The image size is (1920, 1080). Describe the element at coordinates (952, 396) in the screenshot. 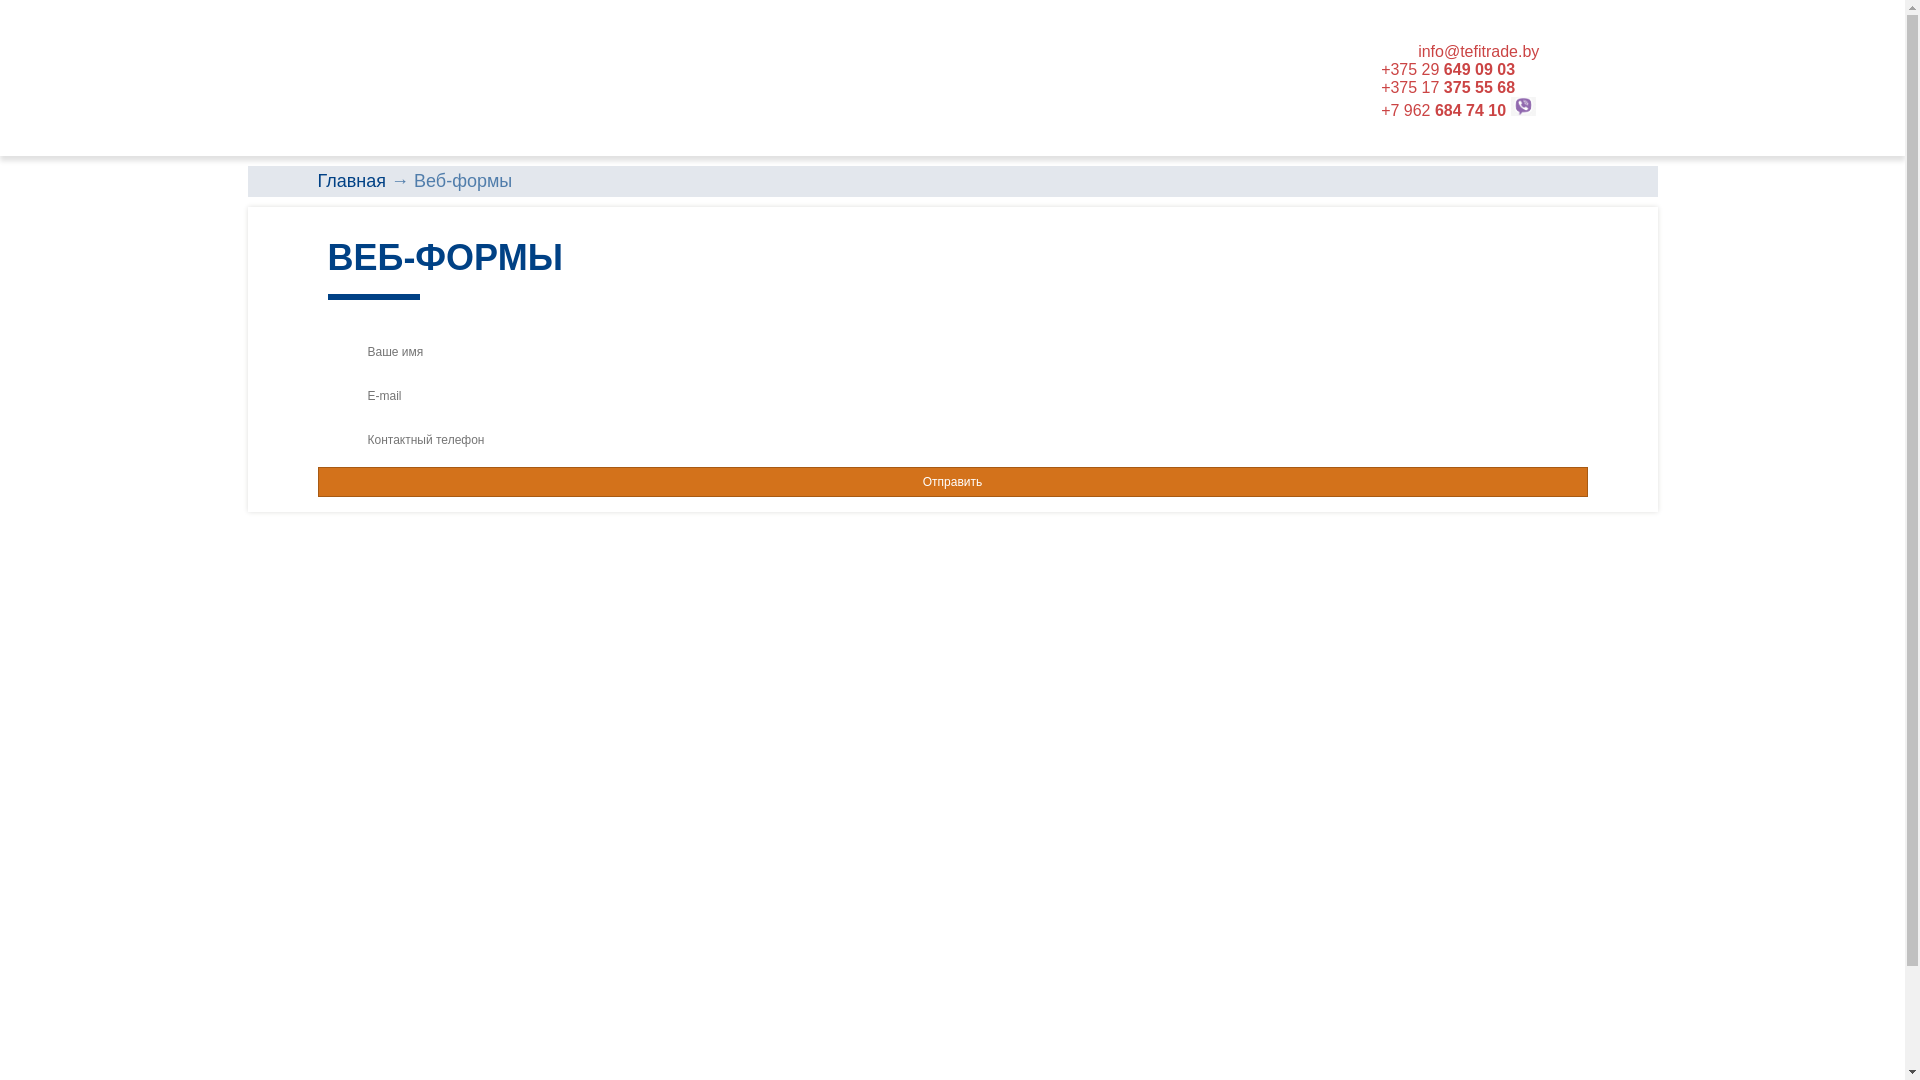

I see `'E-mail'` at that location.